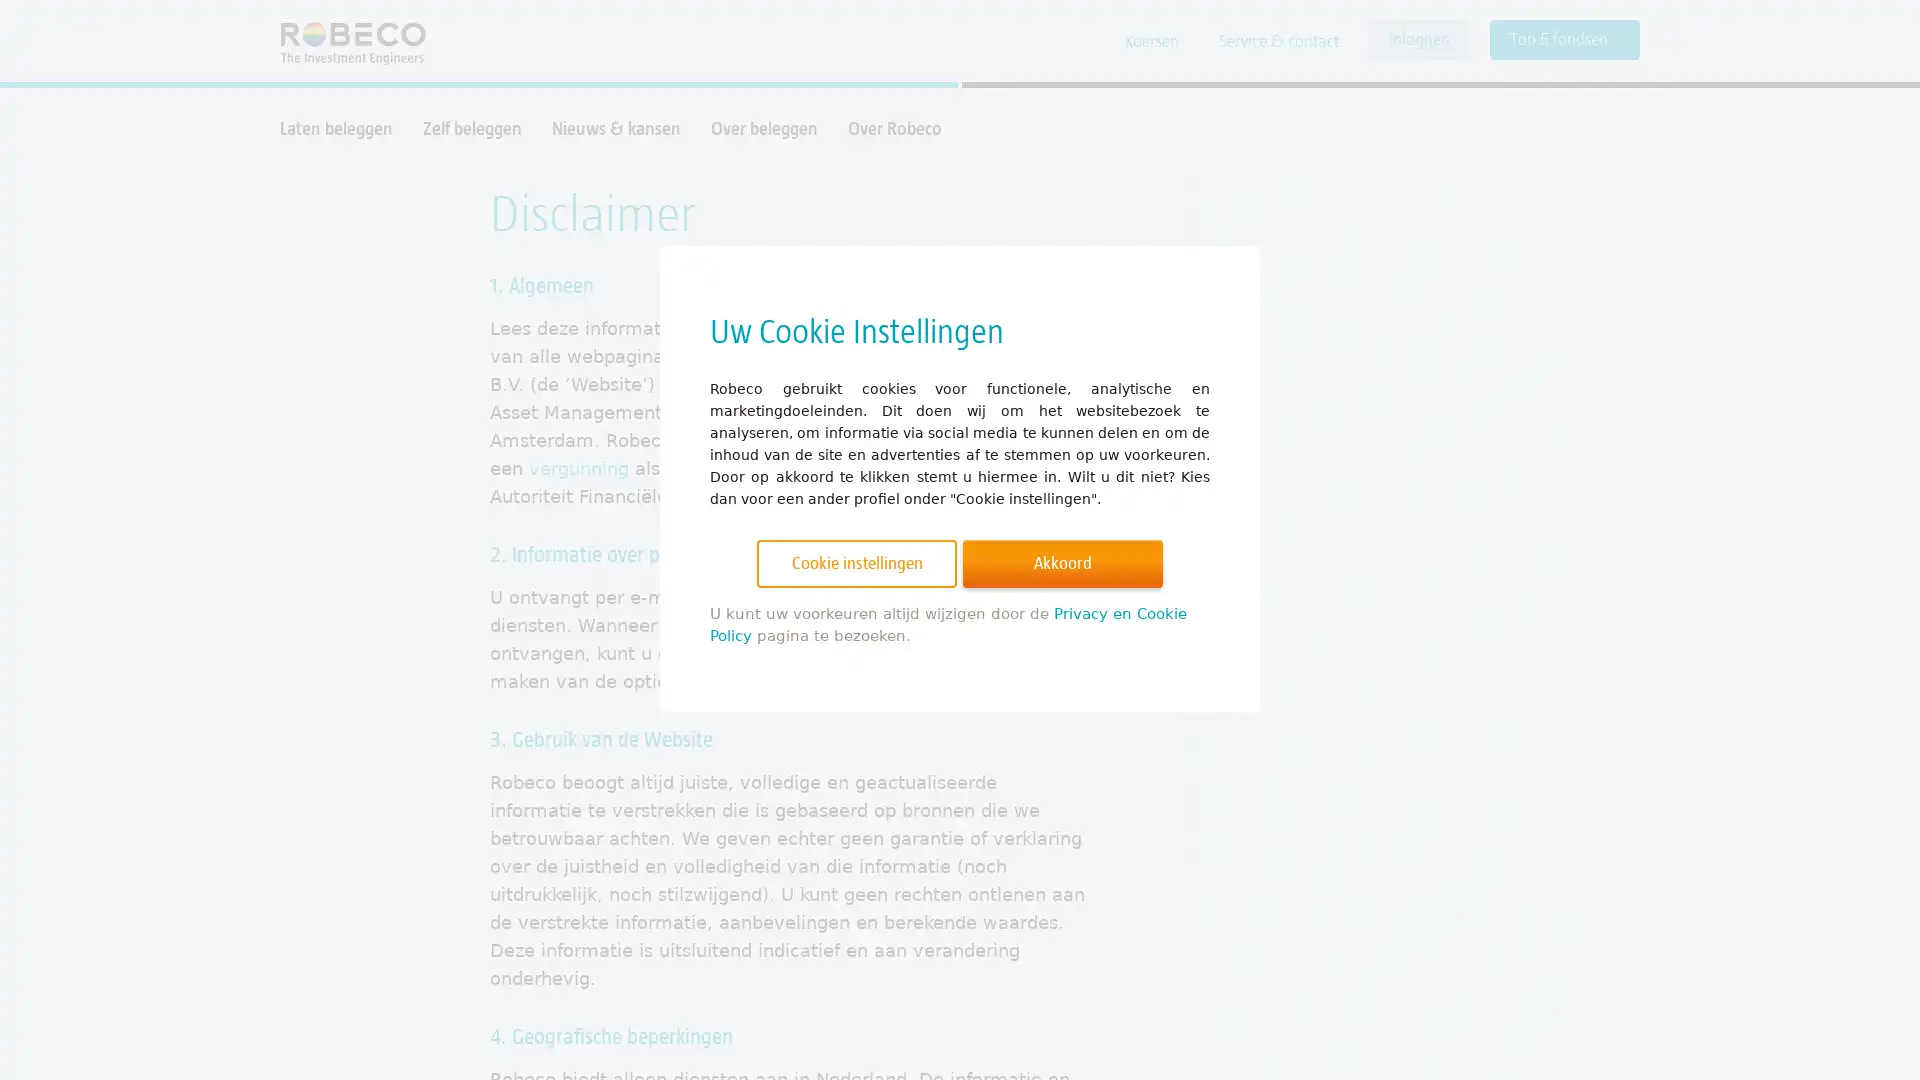 Image resolution: width=1920 pixels, height=1080 pixels. What do you see at coordinates (471, 128) in the screenshot?
I see `Zelf beleggen` at bounding box center [471, 128].